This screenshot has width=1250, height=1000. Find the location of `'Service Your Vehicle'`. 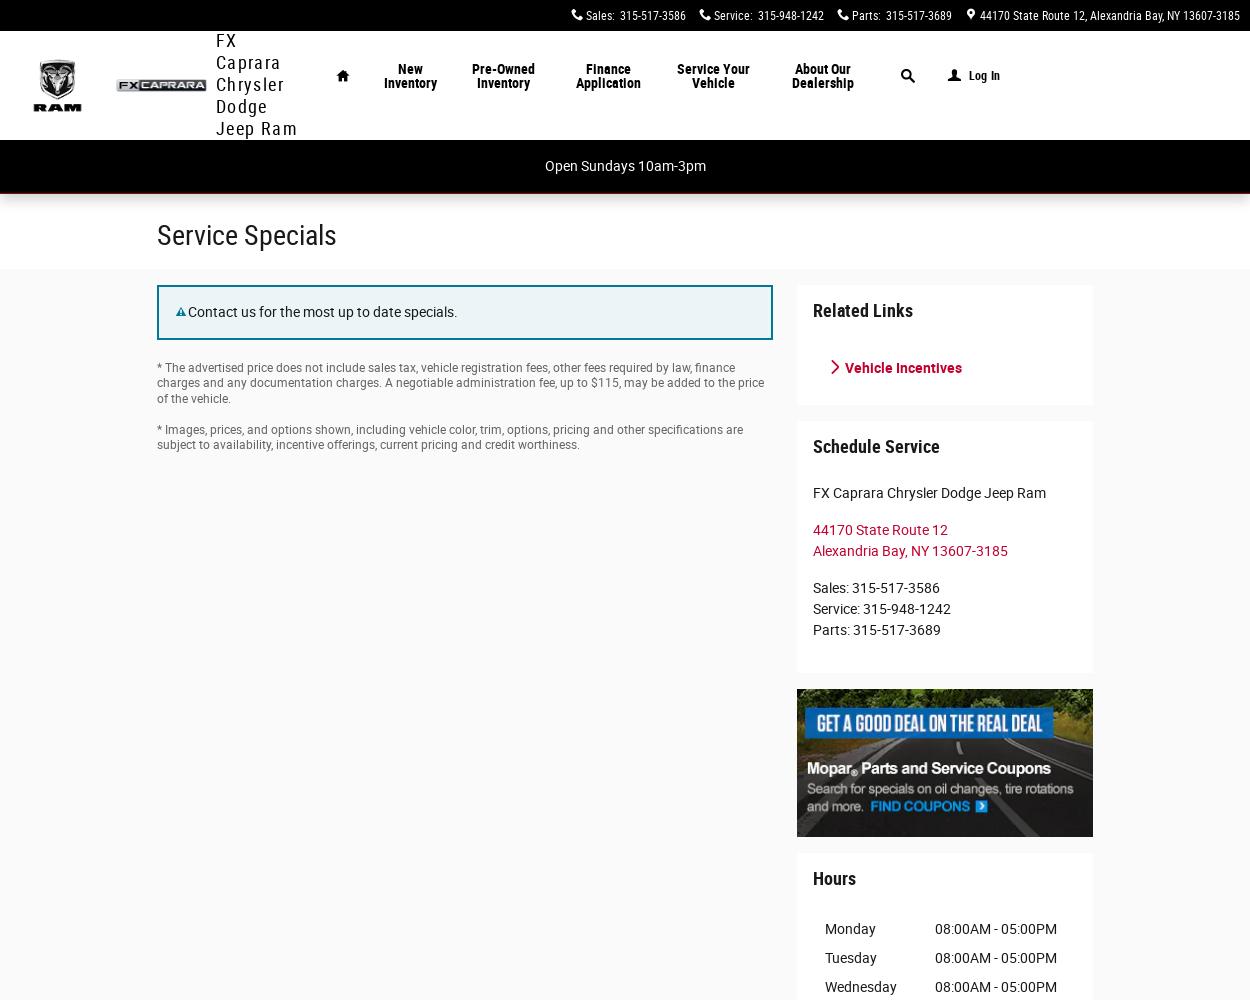

'Service Your Vehicle' is located at coordinates (712, 75).